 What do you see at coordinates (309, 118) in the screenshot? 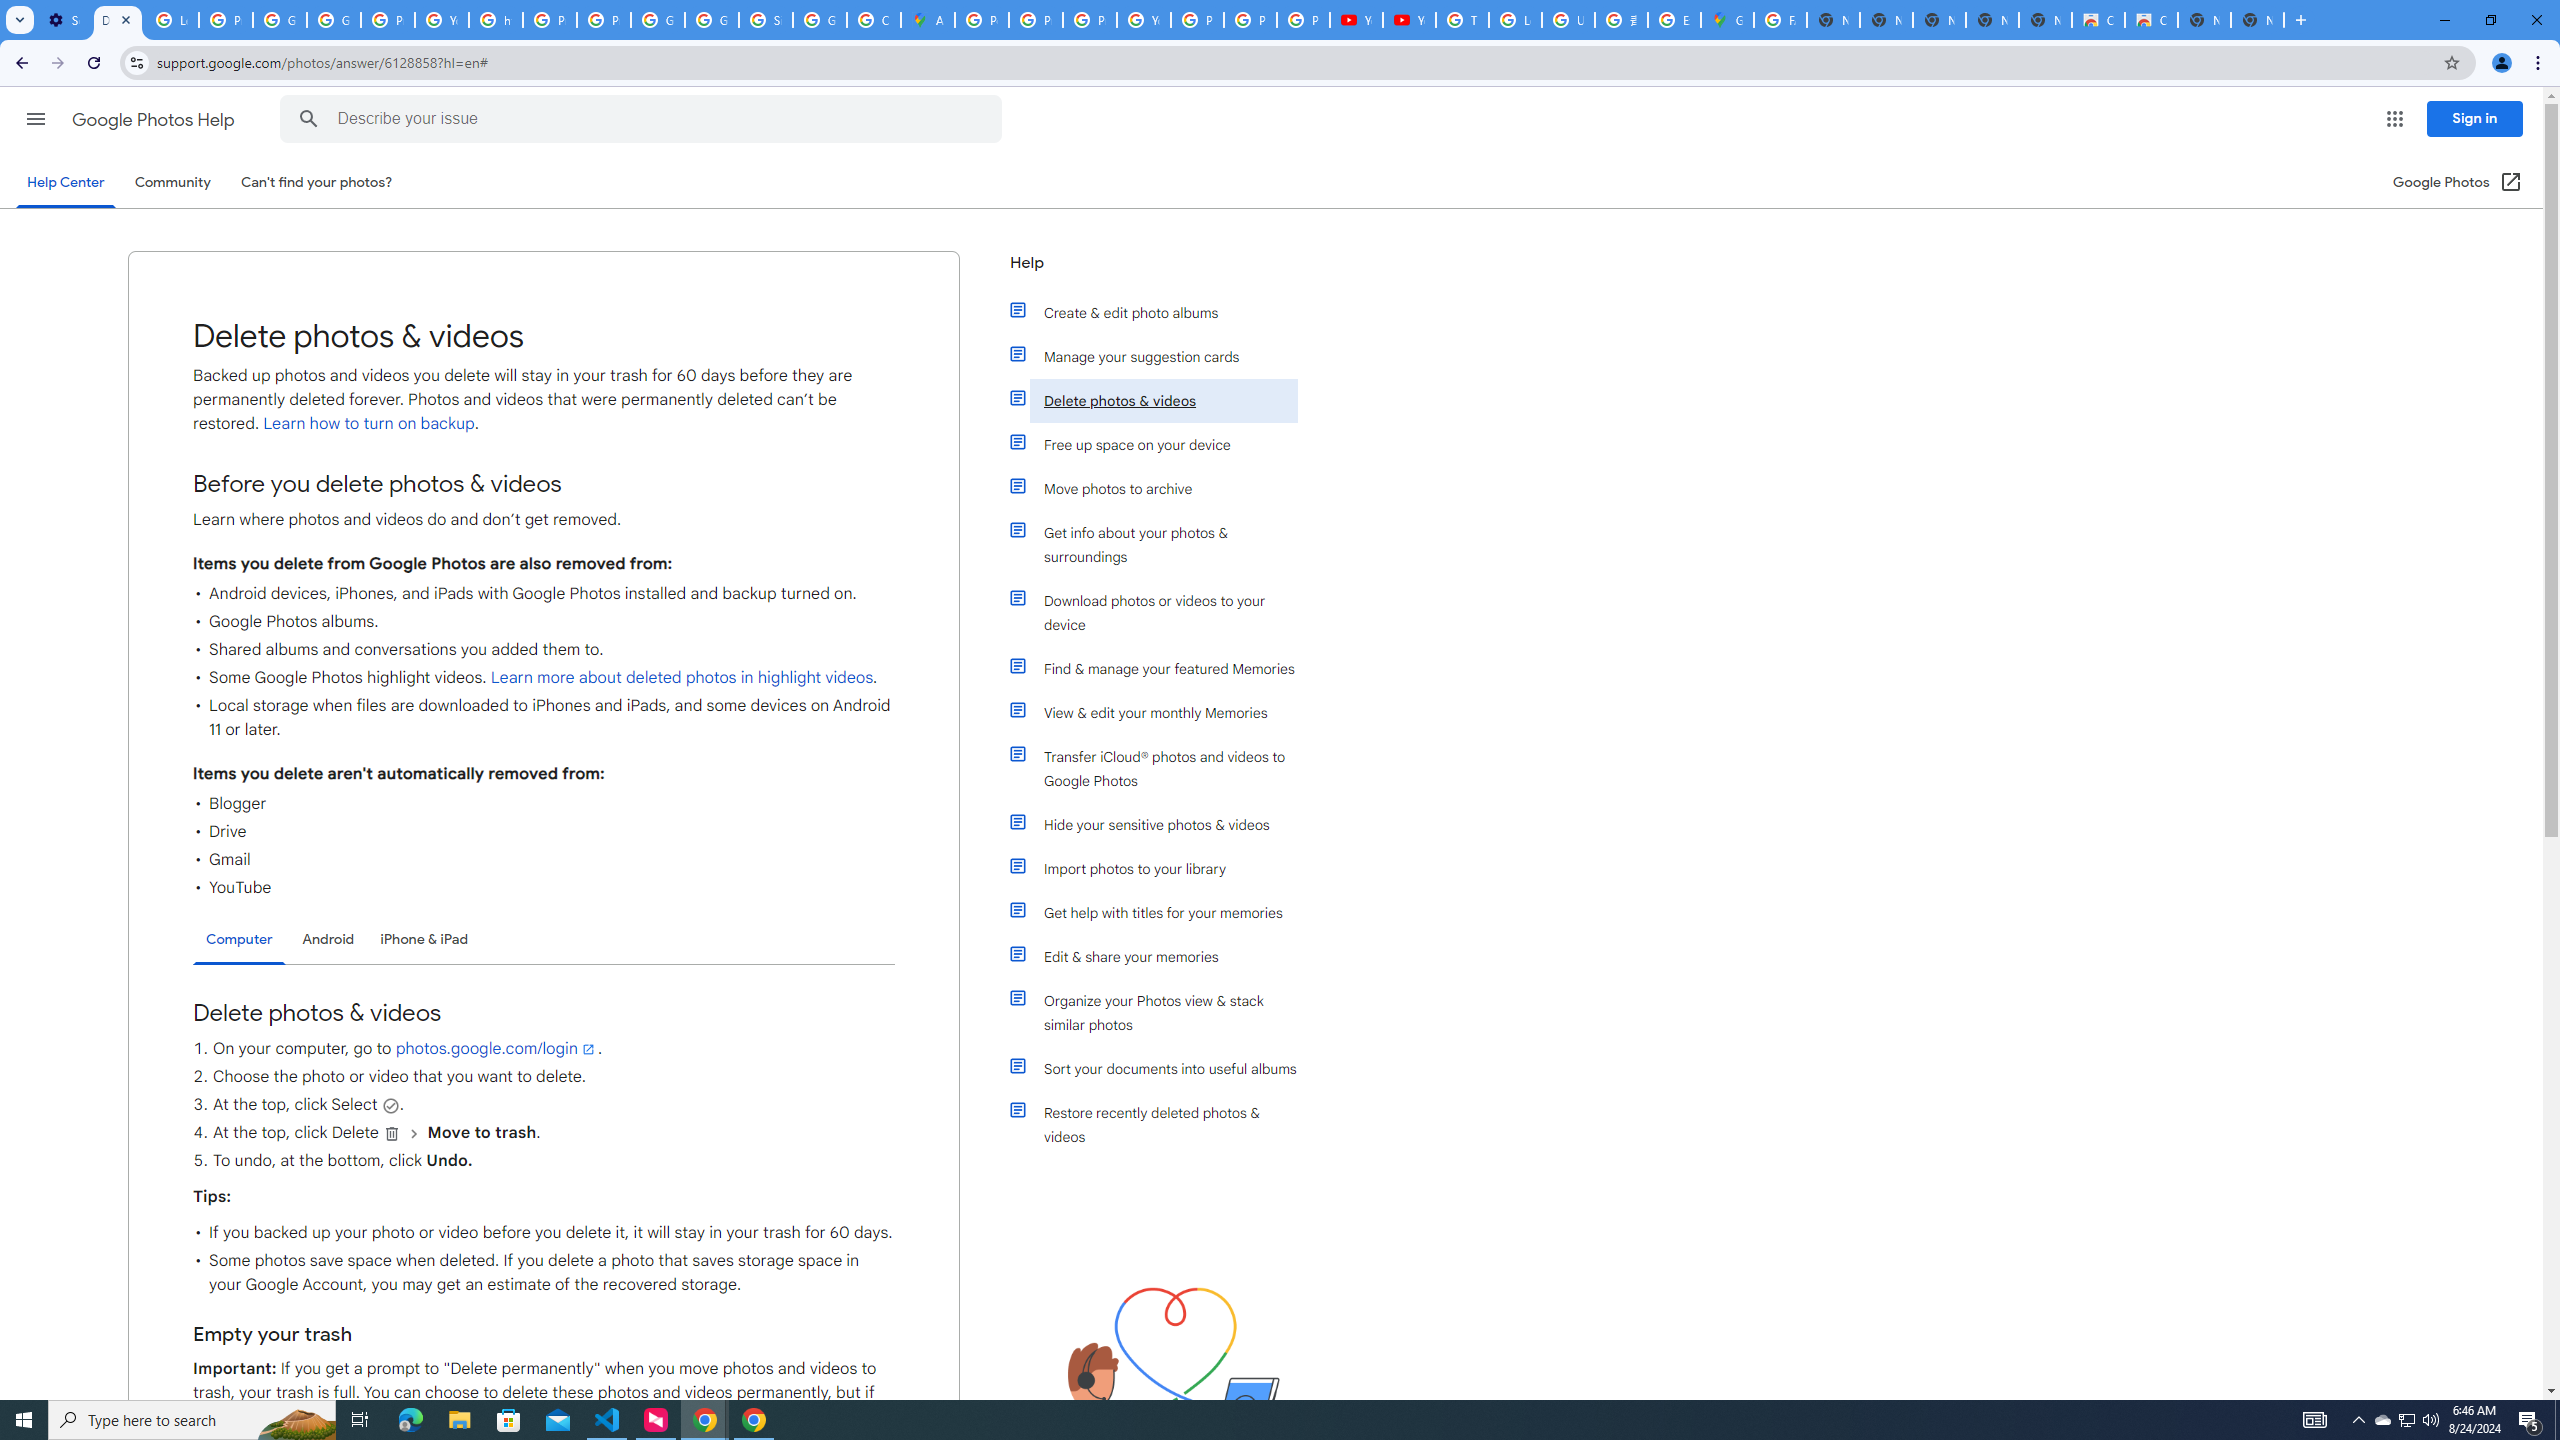
I see `'Search Help Center'` at bounding box center [309, 118].